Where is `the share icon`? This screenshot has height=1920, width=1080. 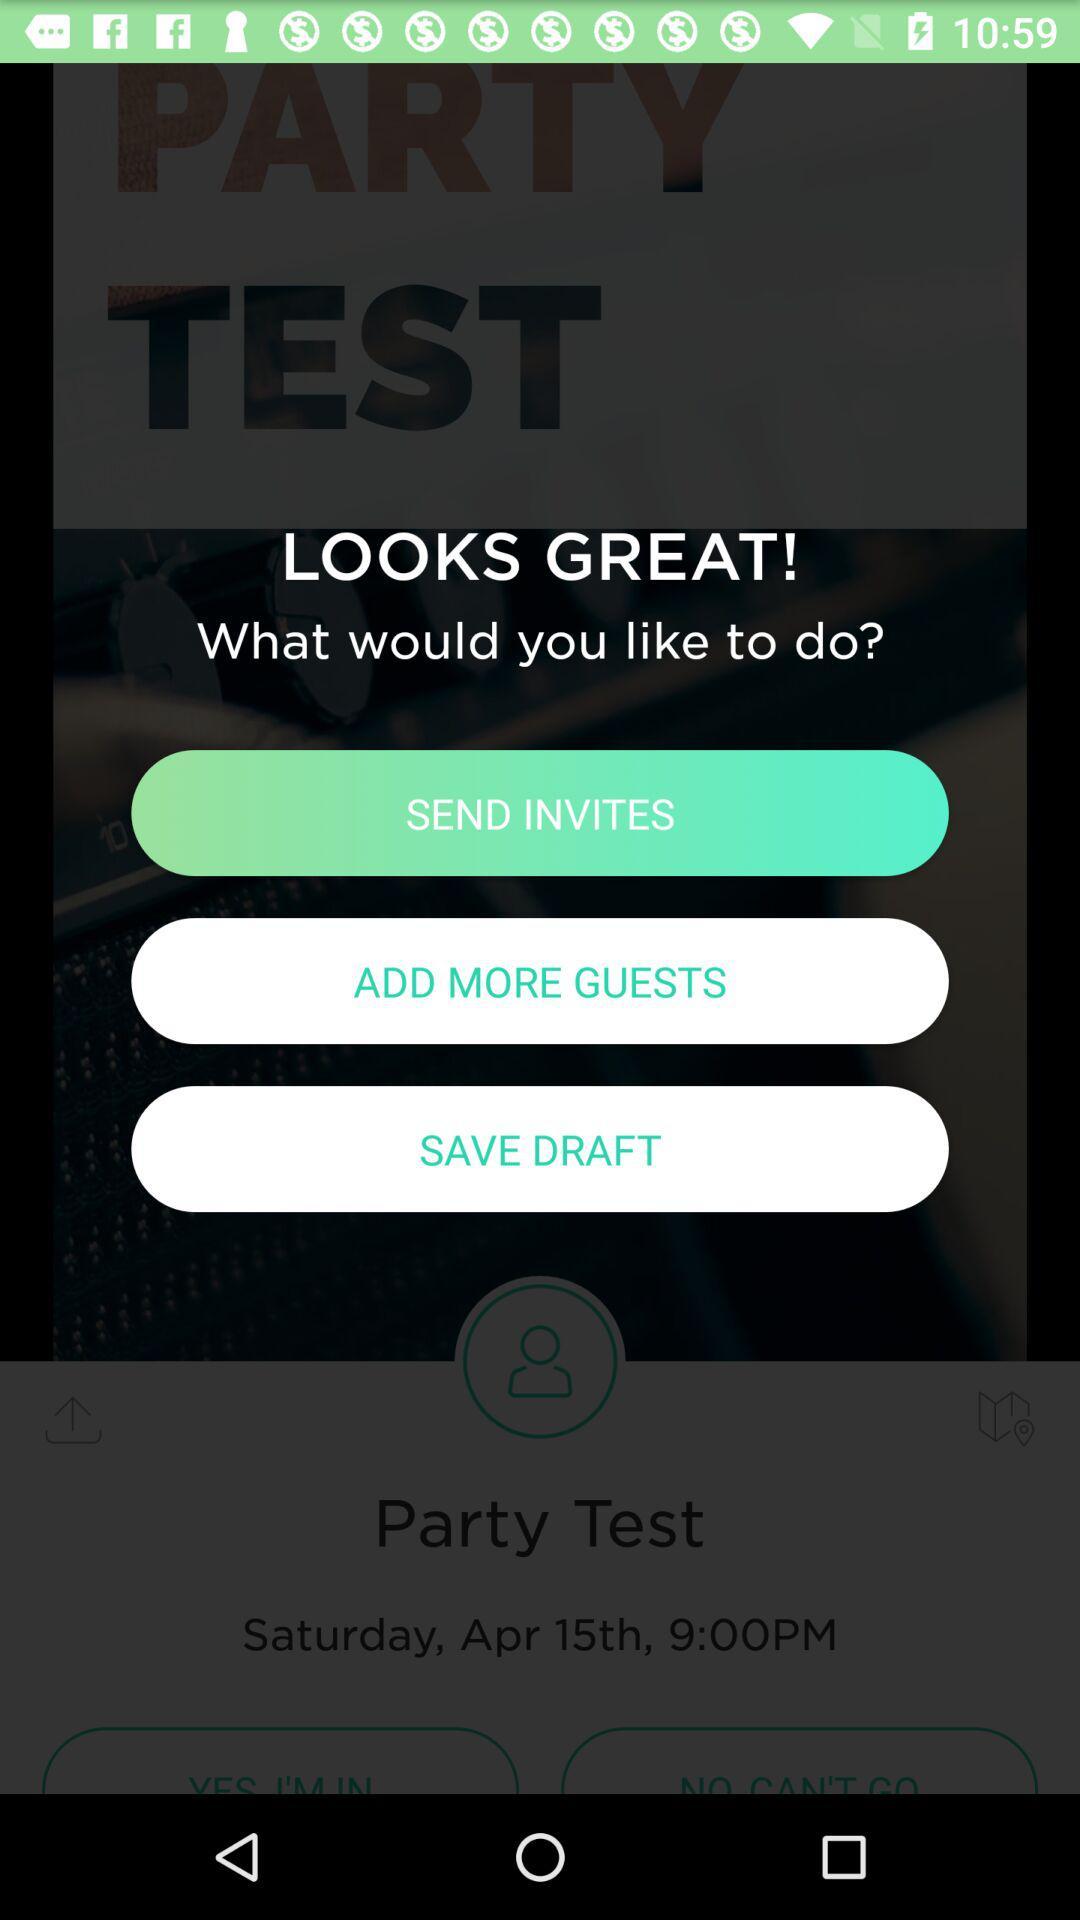
the share icon is located at coordinates (72, 1418).